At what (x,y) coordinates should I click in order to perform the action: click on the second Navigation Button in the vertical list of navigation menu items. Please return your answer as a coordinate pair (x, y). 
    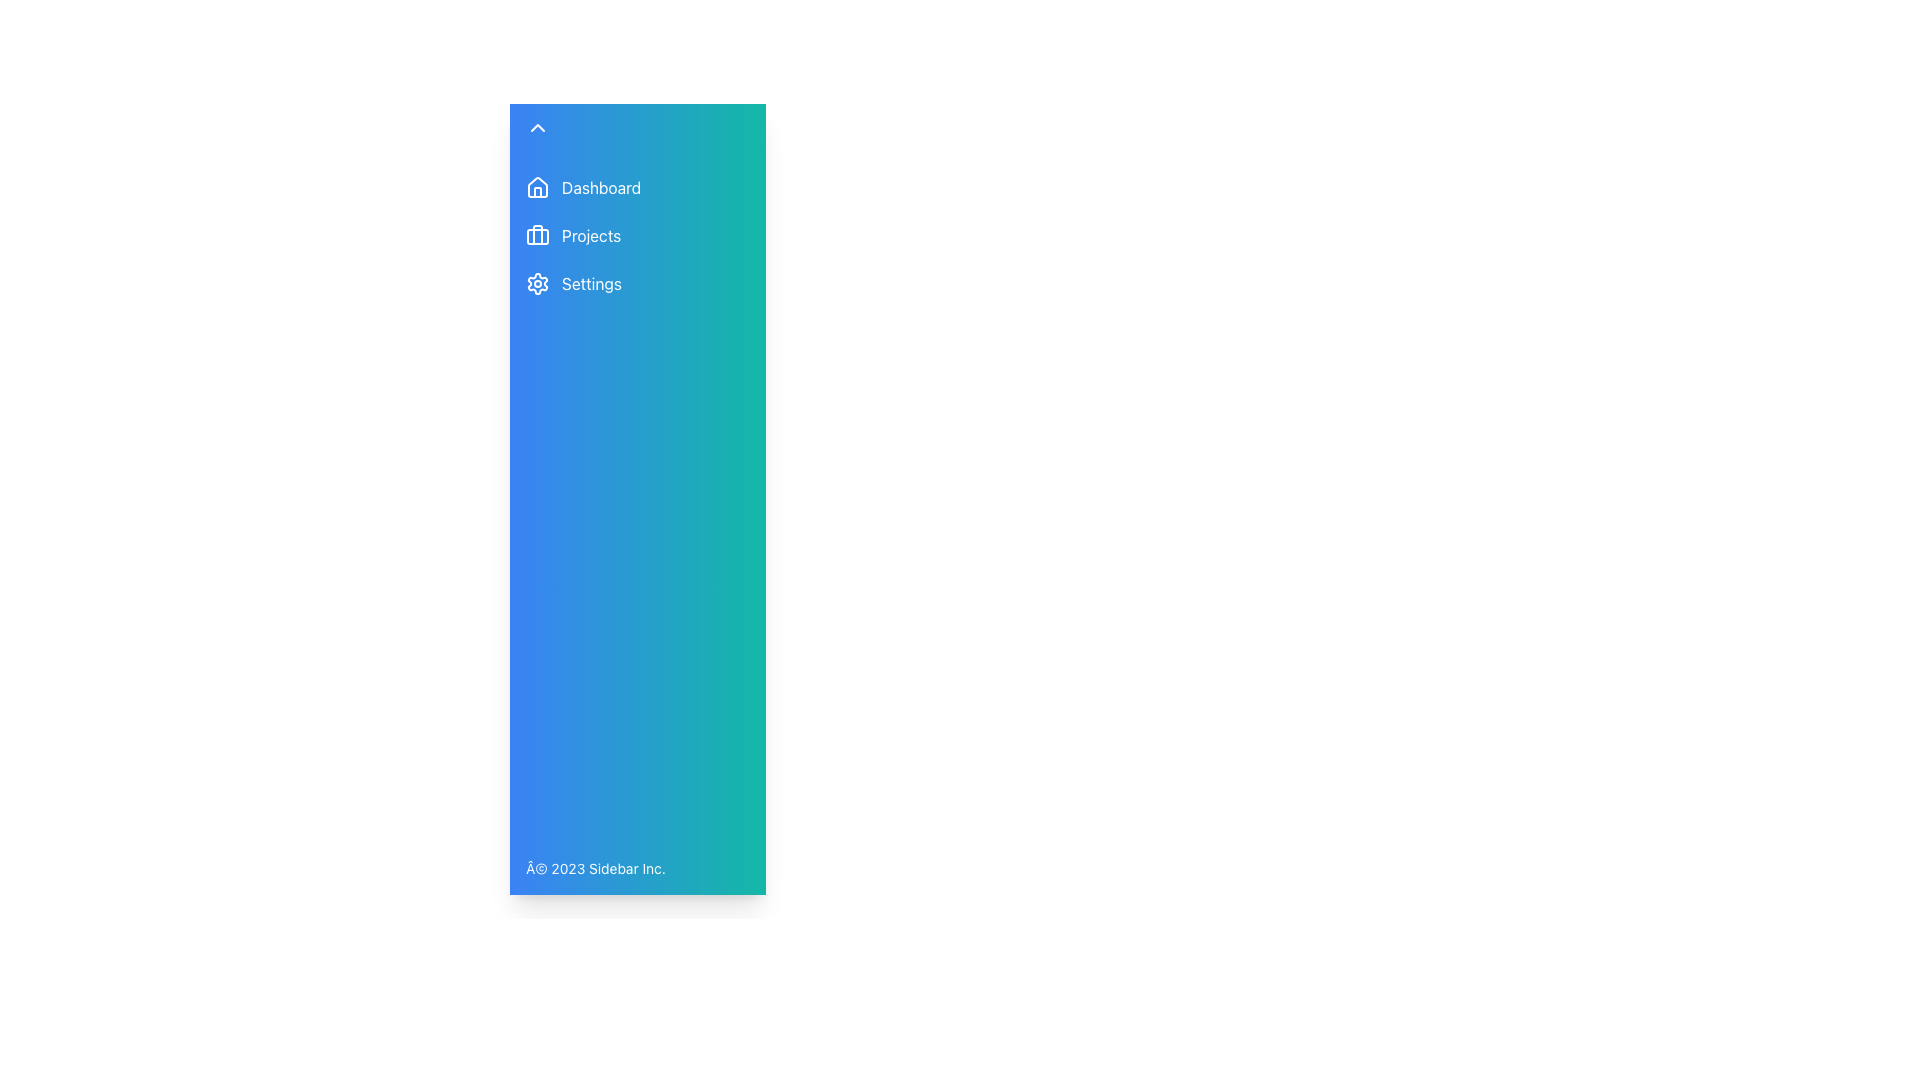
    Looking at the image, I should click on (594, 234).